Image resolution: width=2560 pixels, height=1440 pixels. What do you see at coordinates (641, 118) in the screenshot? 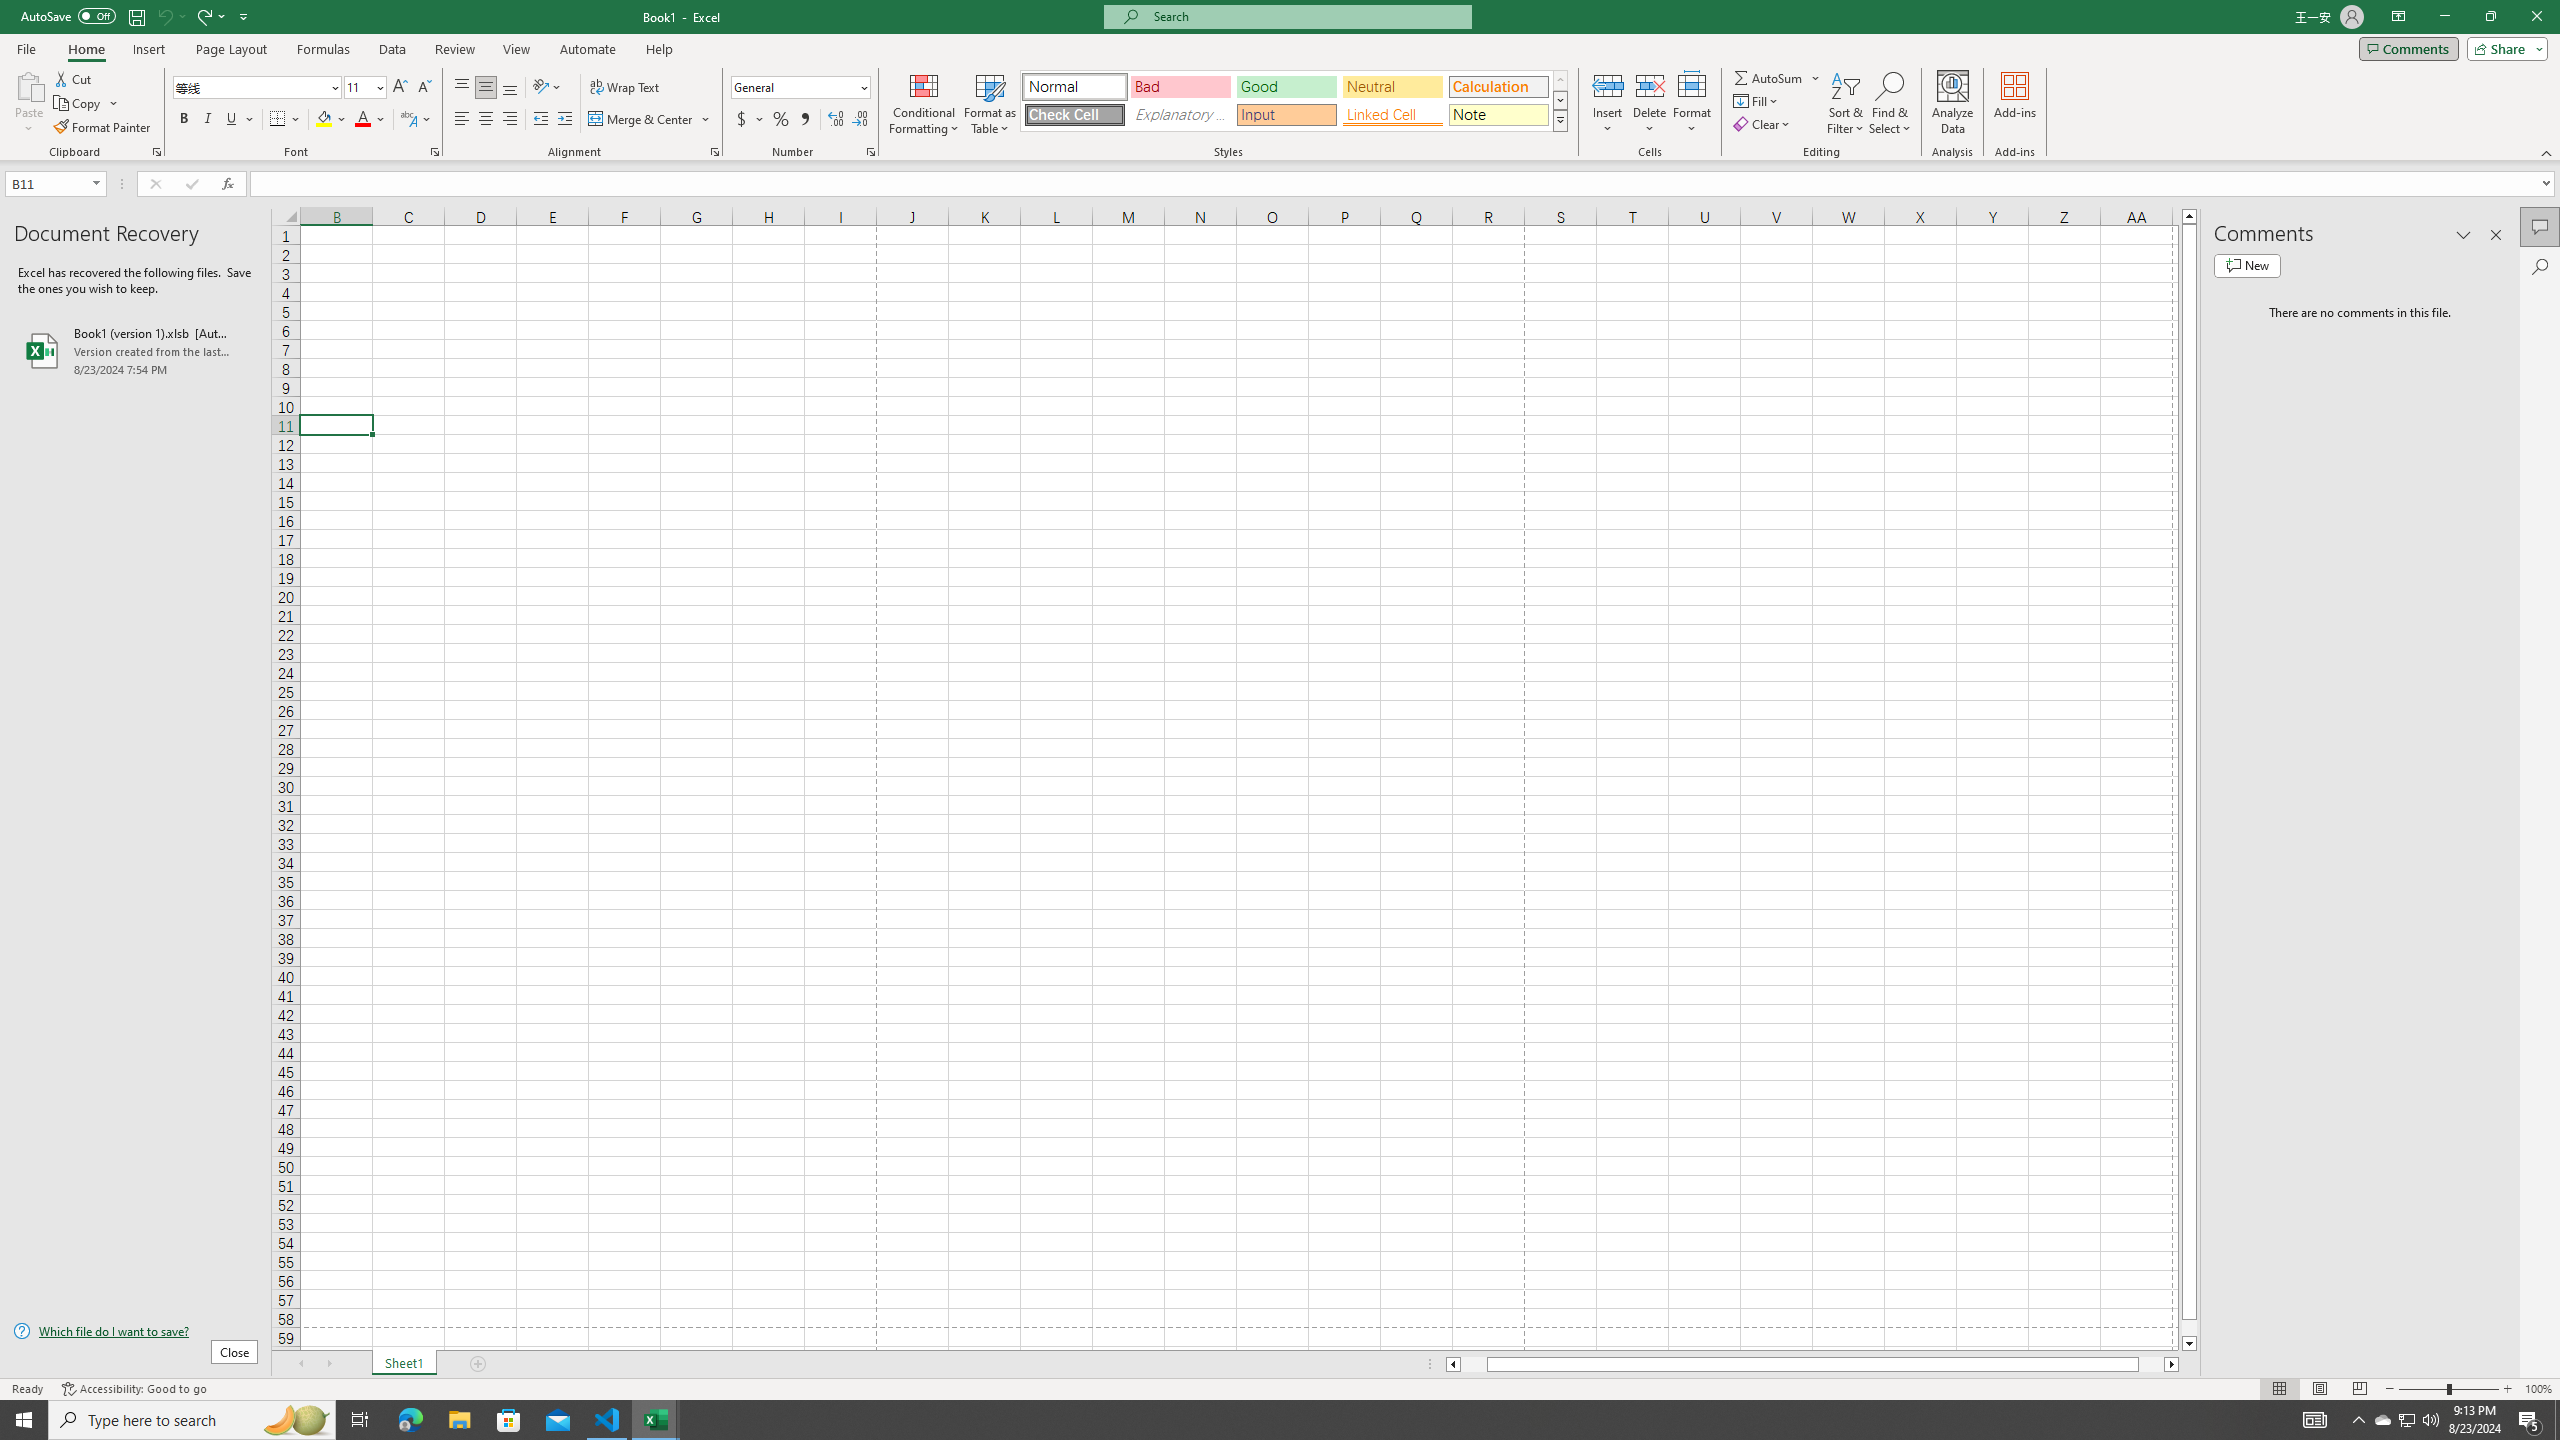
I see `'Merge & Center'` at bounding box center [641, 118].